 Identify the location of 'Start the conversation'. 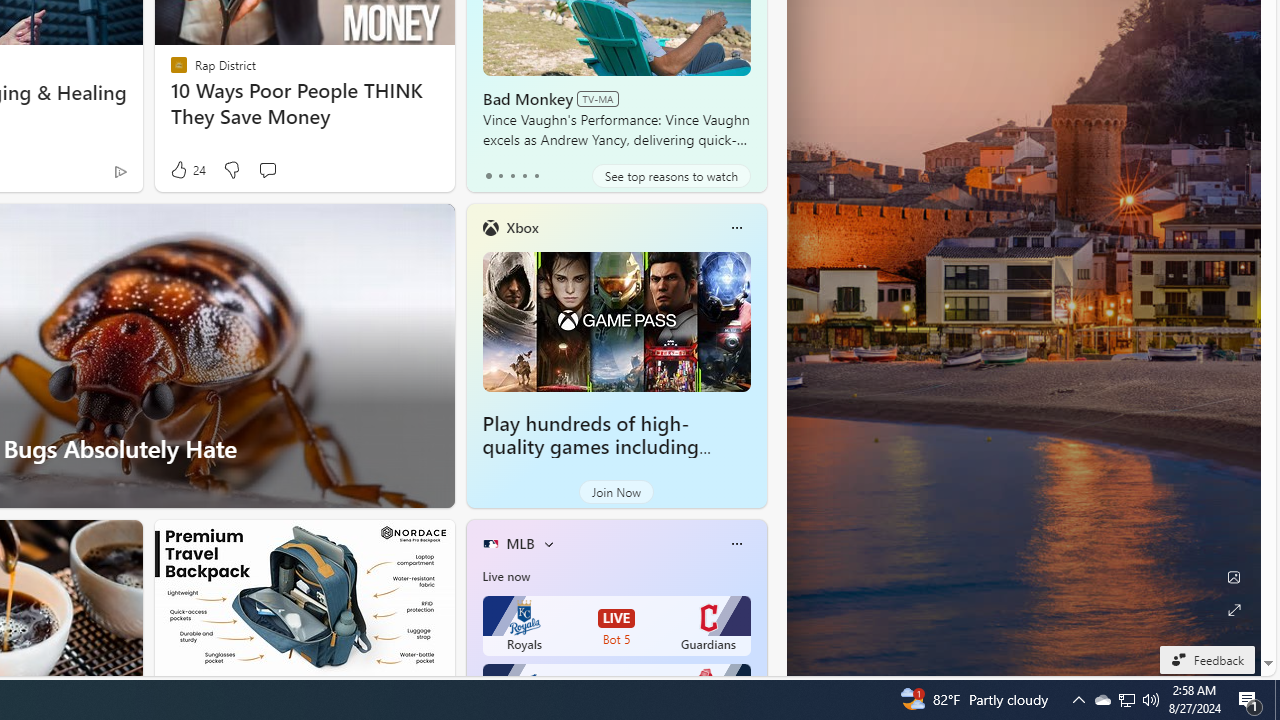
(266, 169).